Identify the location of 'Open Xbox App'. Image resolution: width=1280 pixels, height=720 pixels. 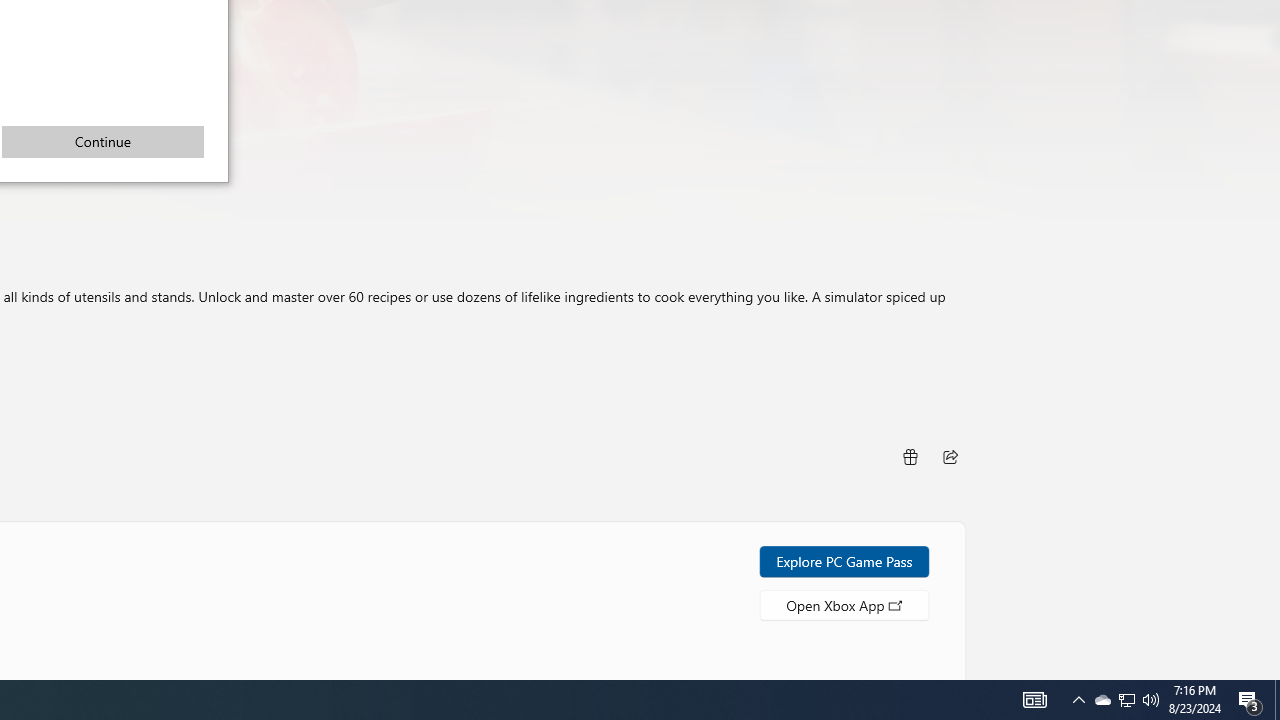
(844, 603).